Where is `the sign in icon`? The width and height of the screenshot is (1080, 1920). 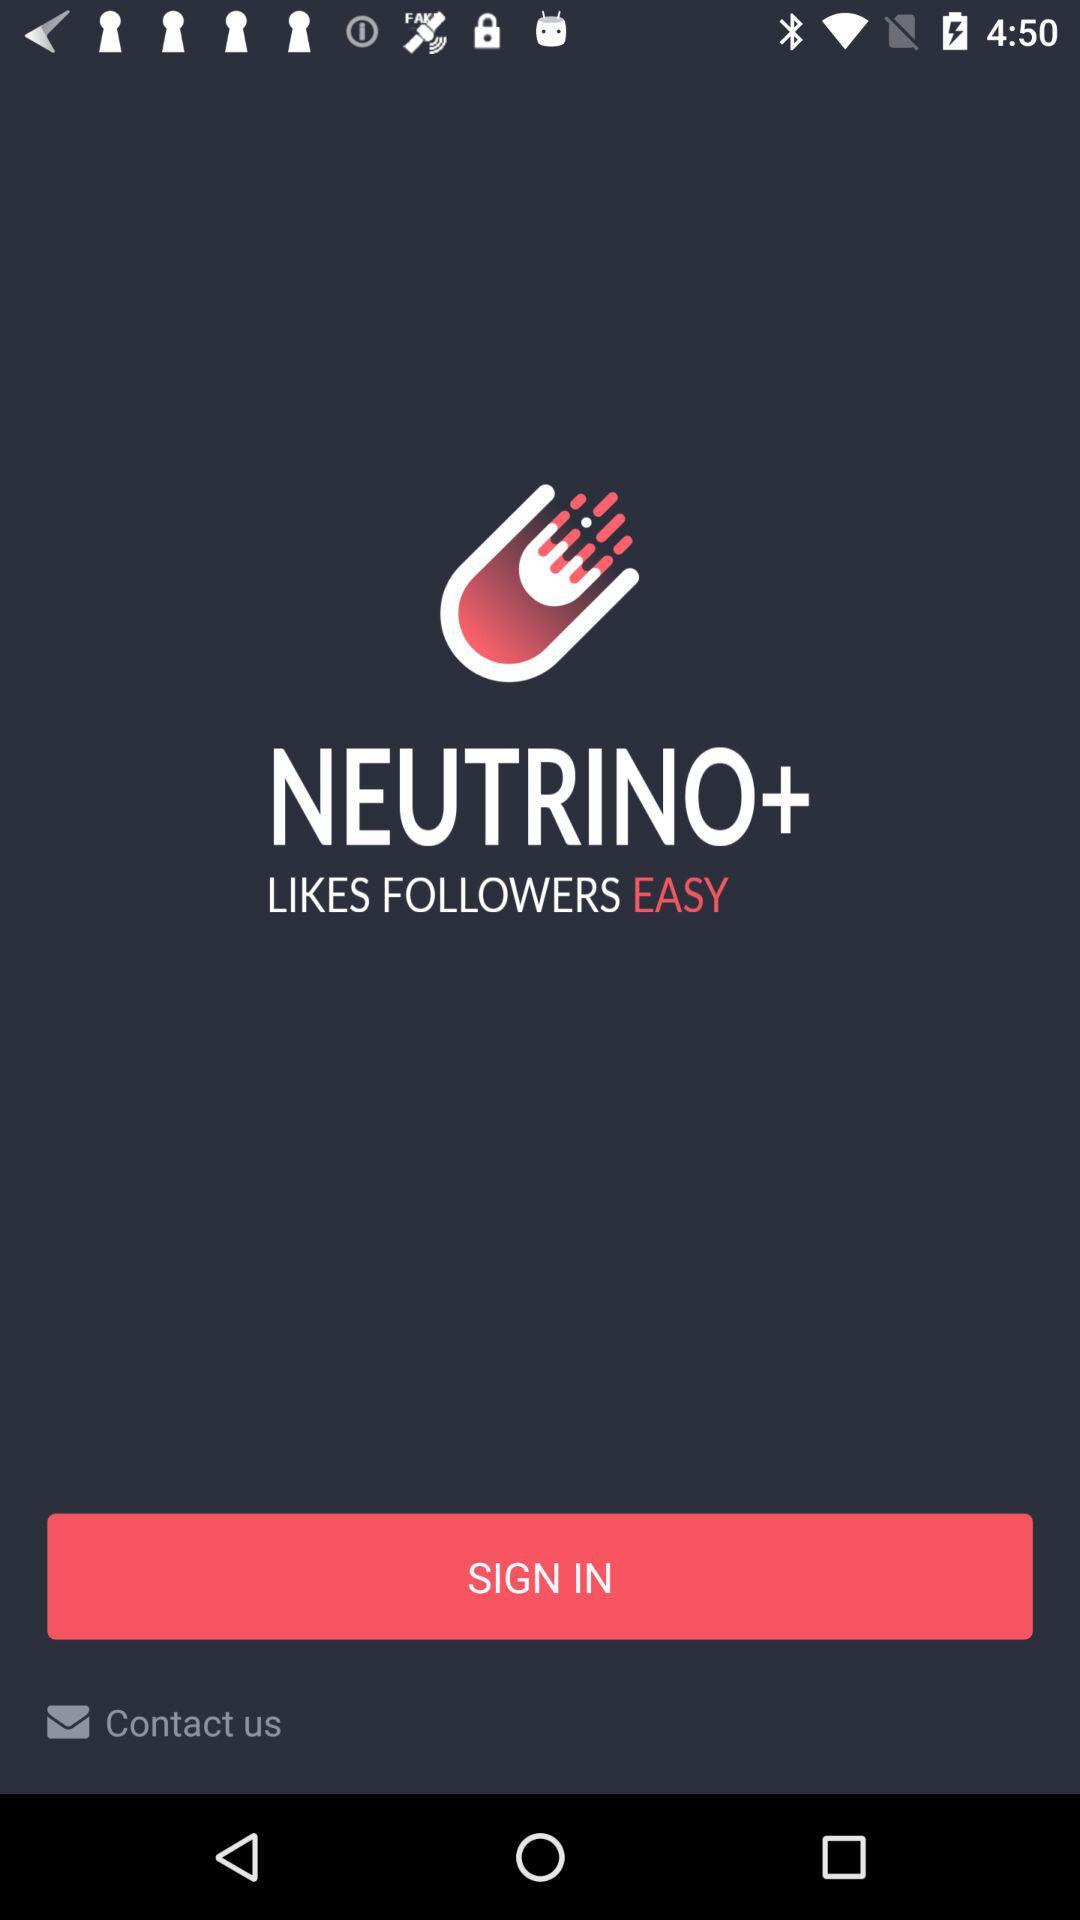
the sign in icon is located at coordinates (540, 1575).